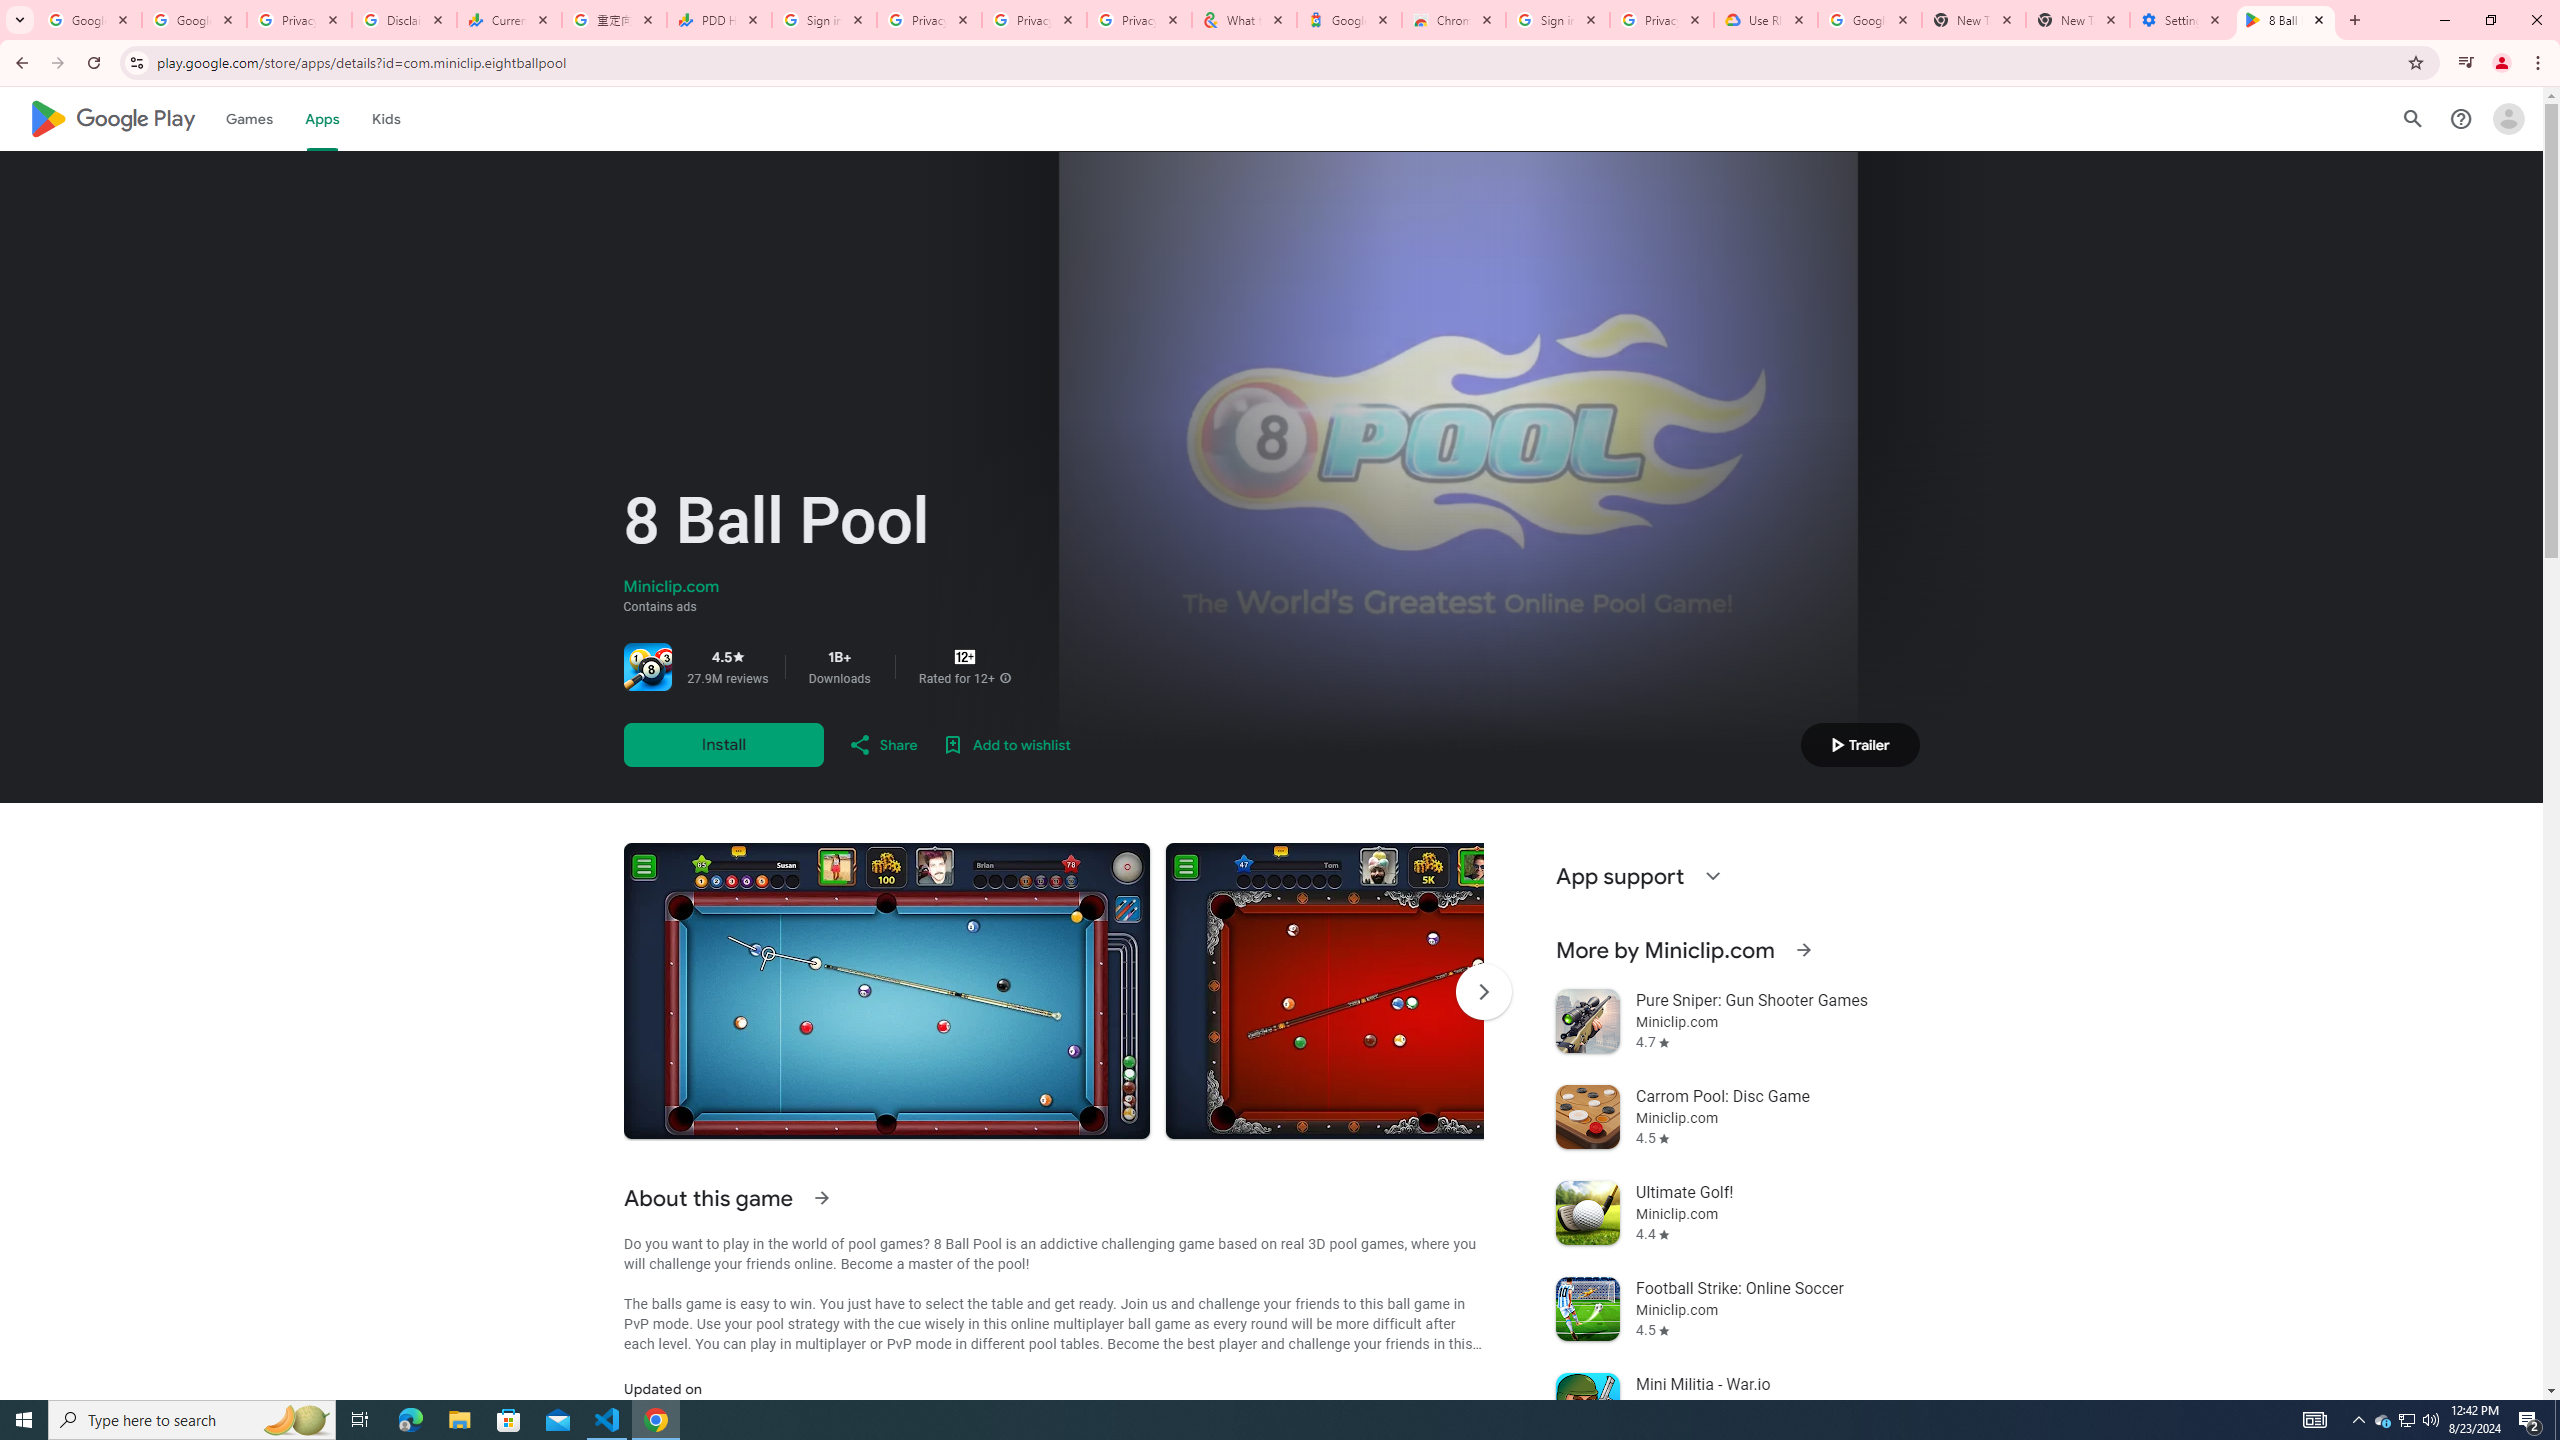 This screenshot has height=1440, width=2560. Describe the element at coordinates (2466, 62) in the screenshot. I see `'Control your music, videos, and more'` at that location.